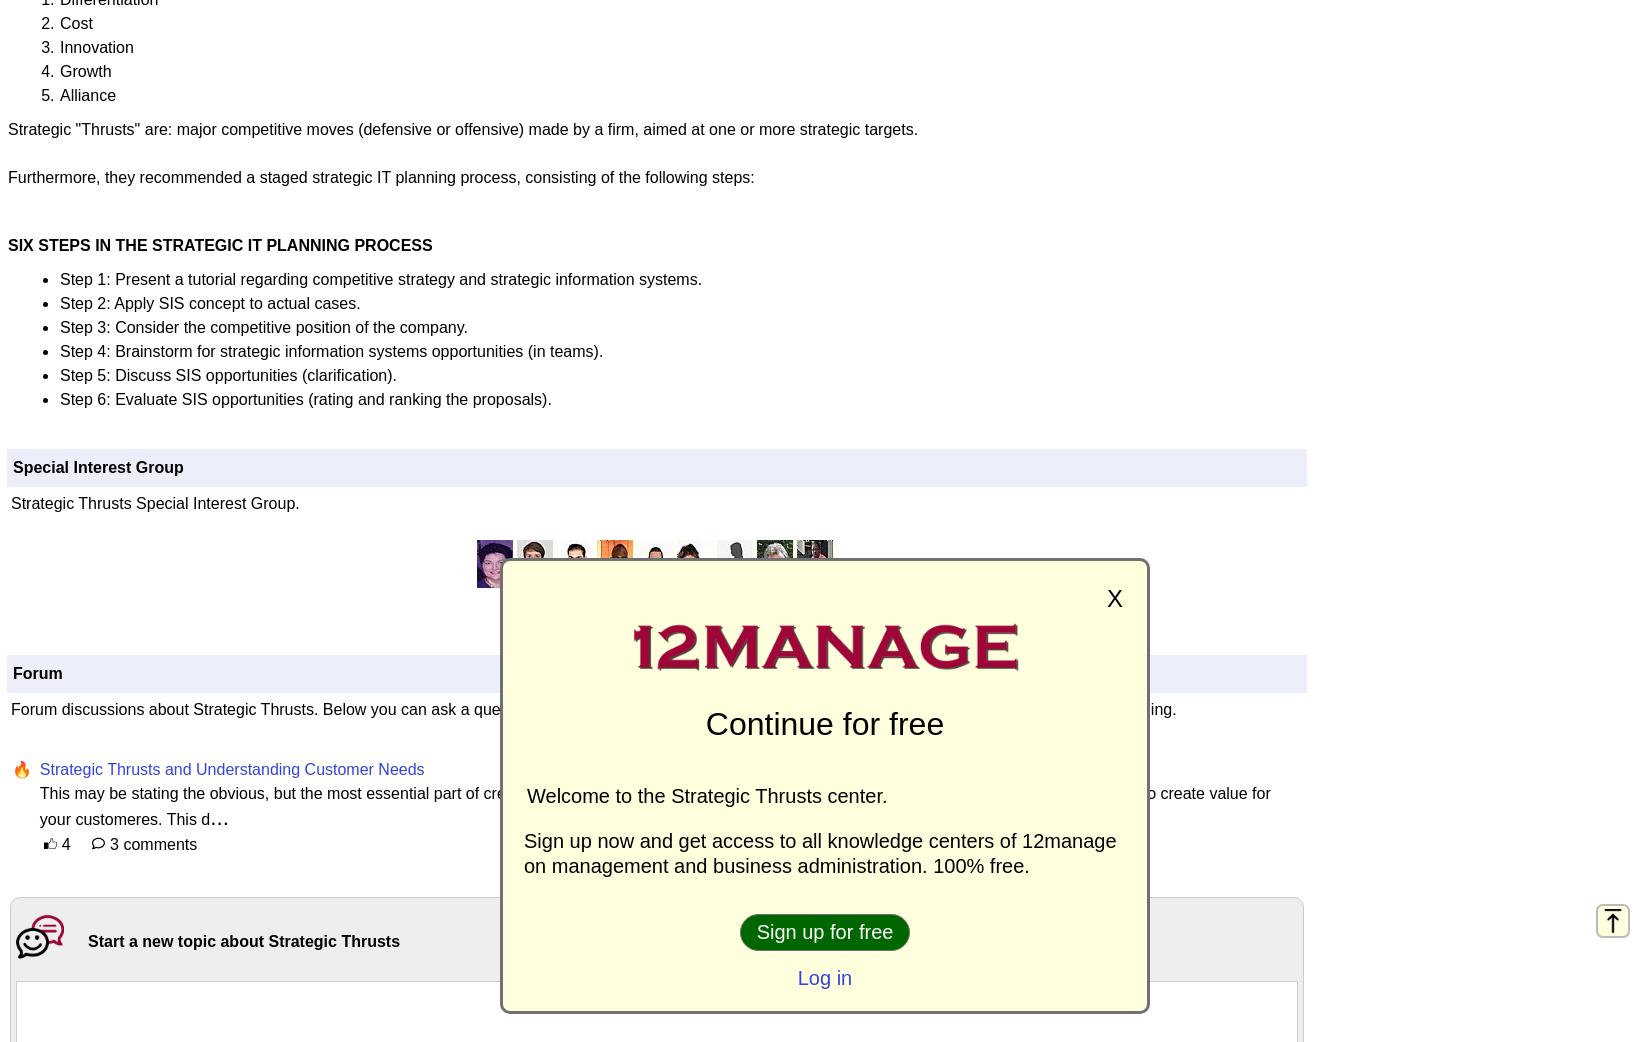 The height and width of the screenshot is (1042, 1650). Describe the element at coordinates (819, 853) in the screenshot. I see `'Sign up now and get access to all knowledge centers of 12manage on management and business administration. 100% free.'` at that location.